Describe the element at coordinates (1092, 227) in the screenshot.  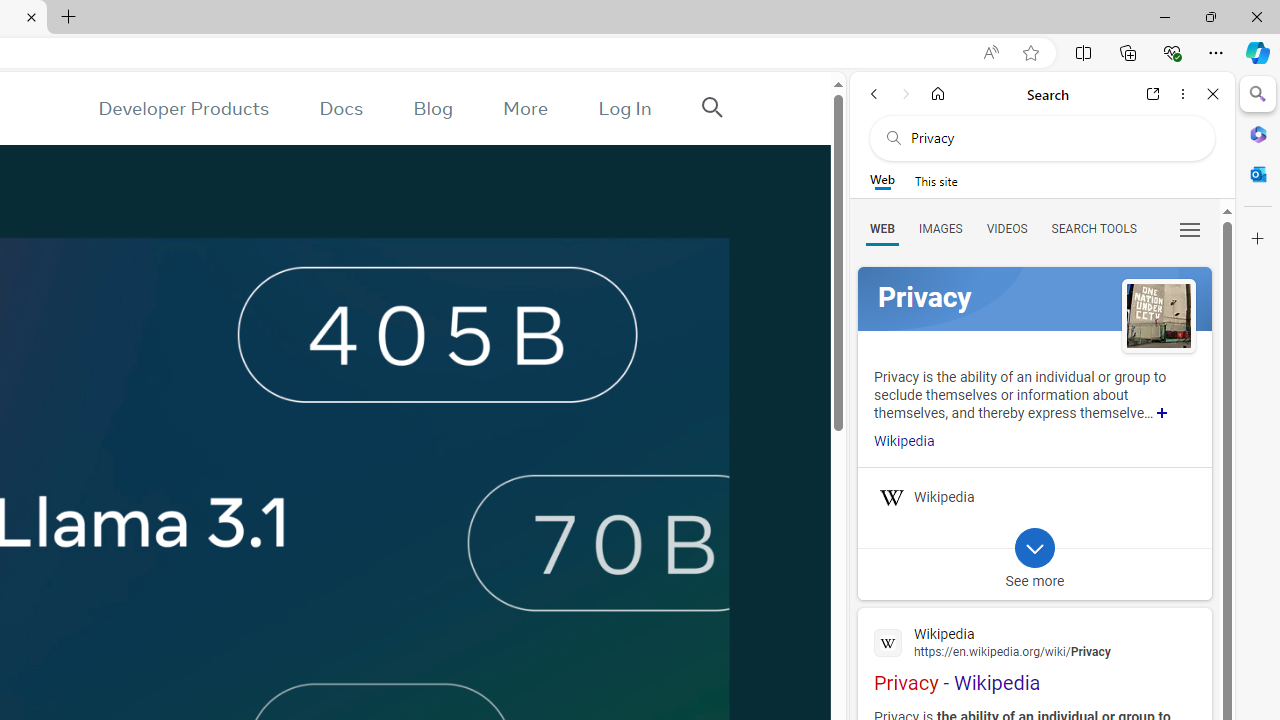
I see `'Search Filter, Search Tools'` at that location.